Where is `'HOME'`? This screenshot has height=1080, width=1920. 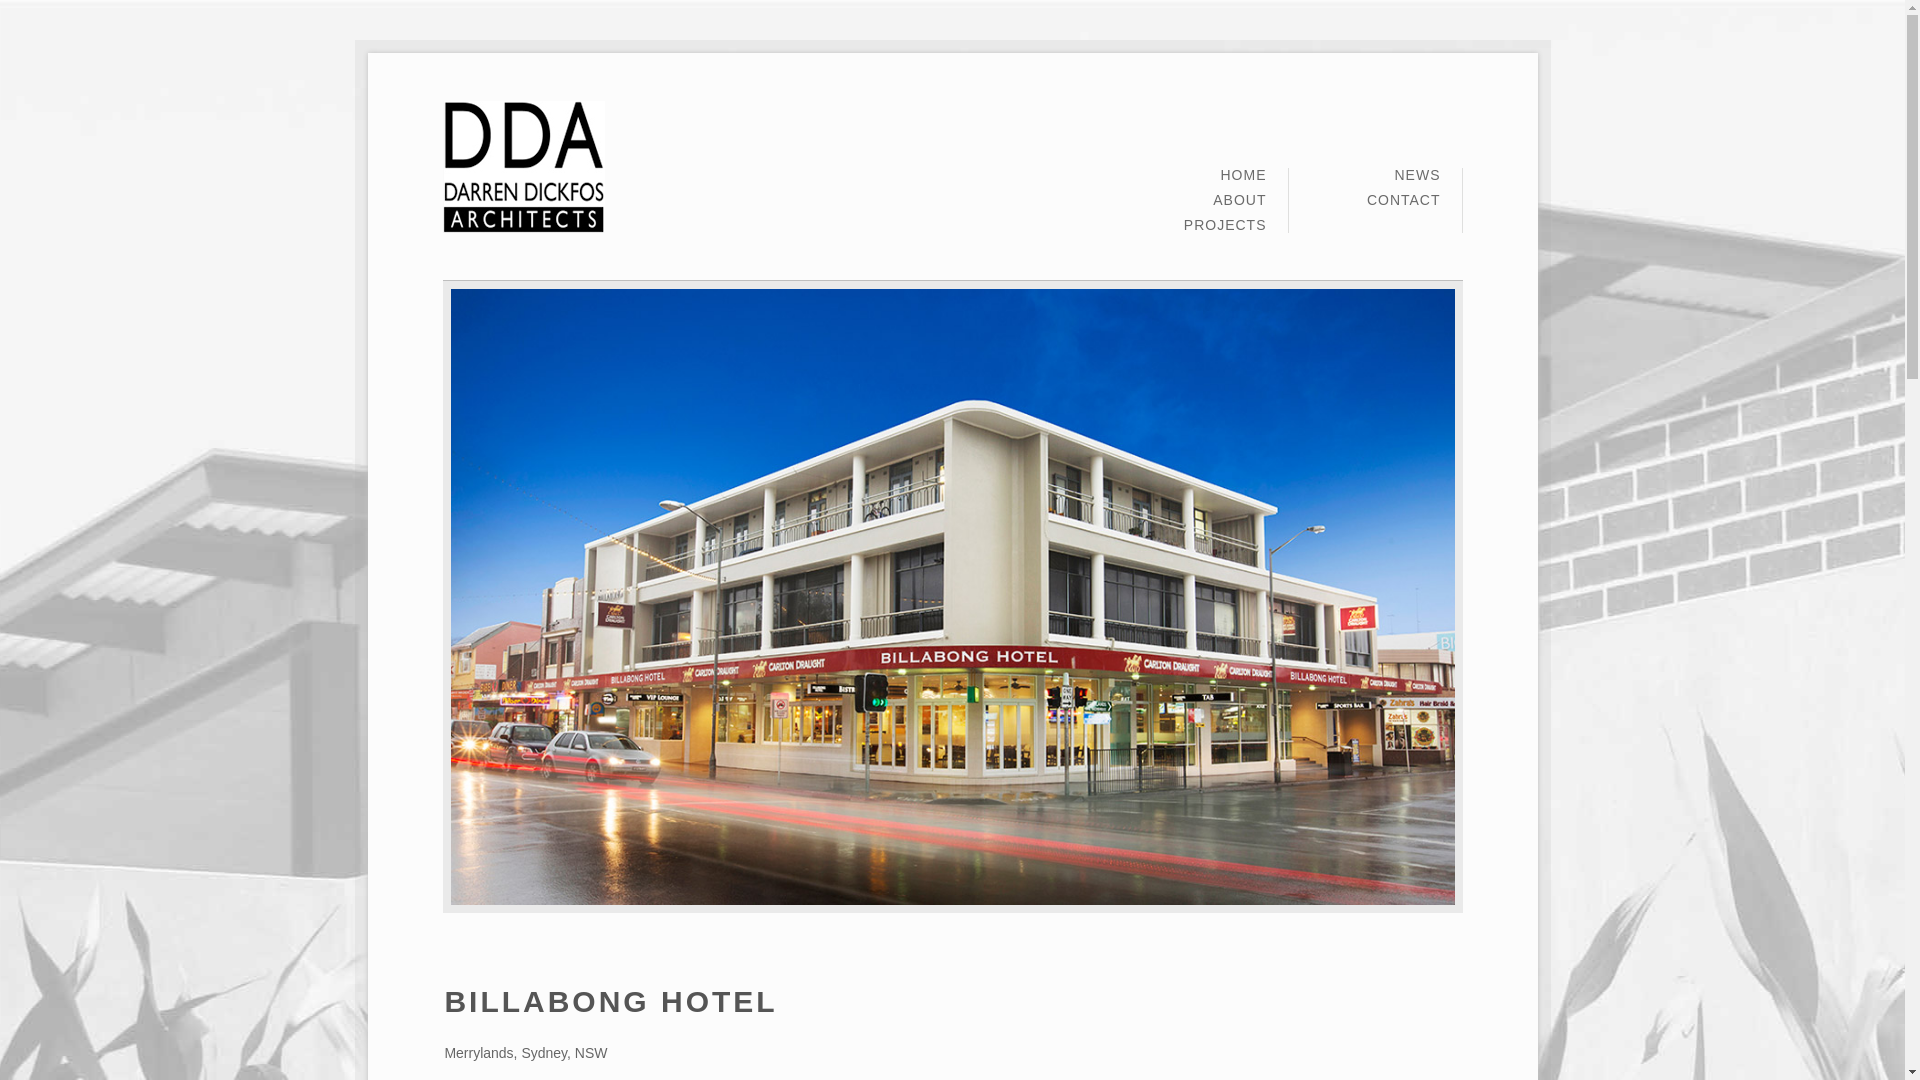
'HOME' is located at coordinates (1242, 180).